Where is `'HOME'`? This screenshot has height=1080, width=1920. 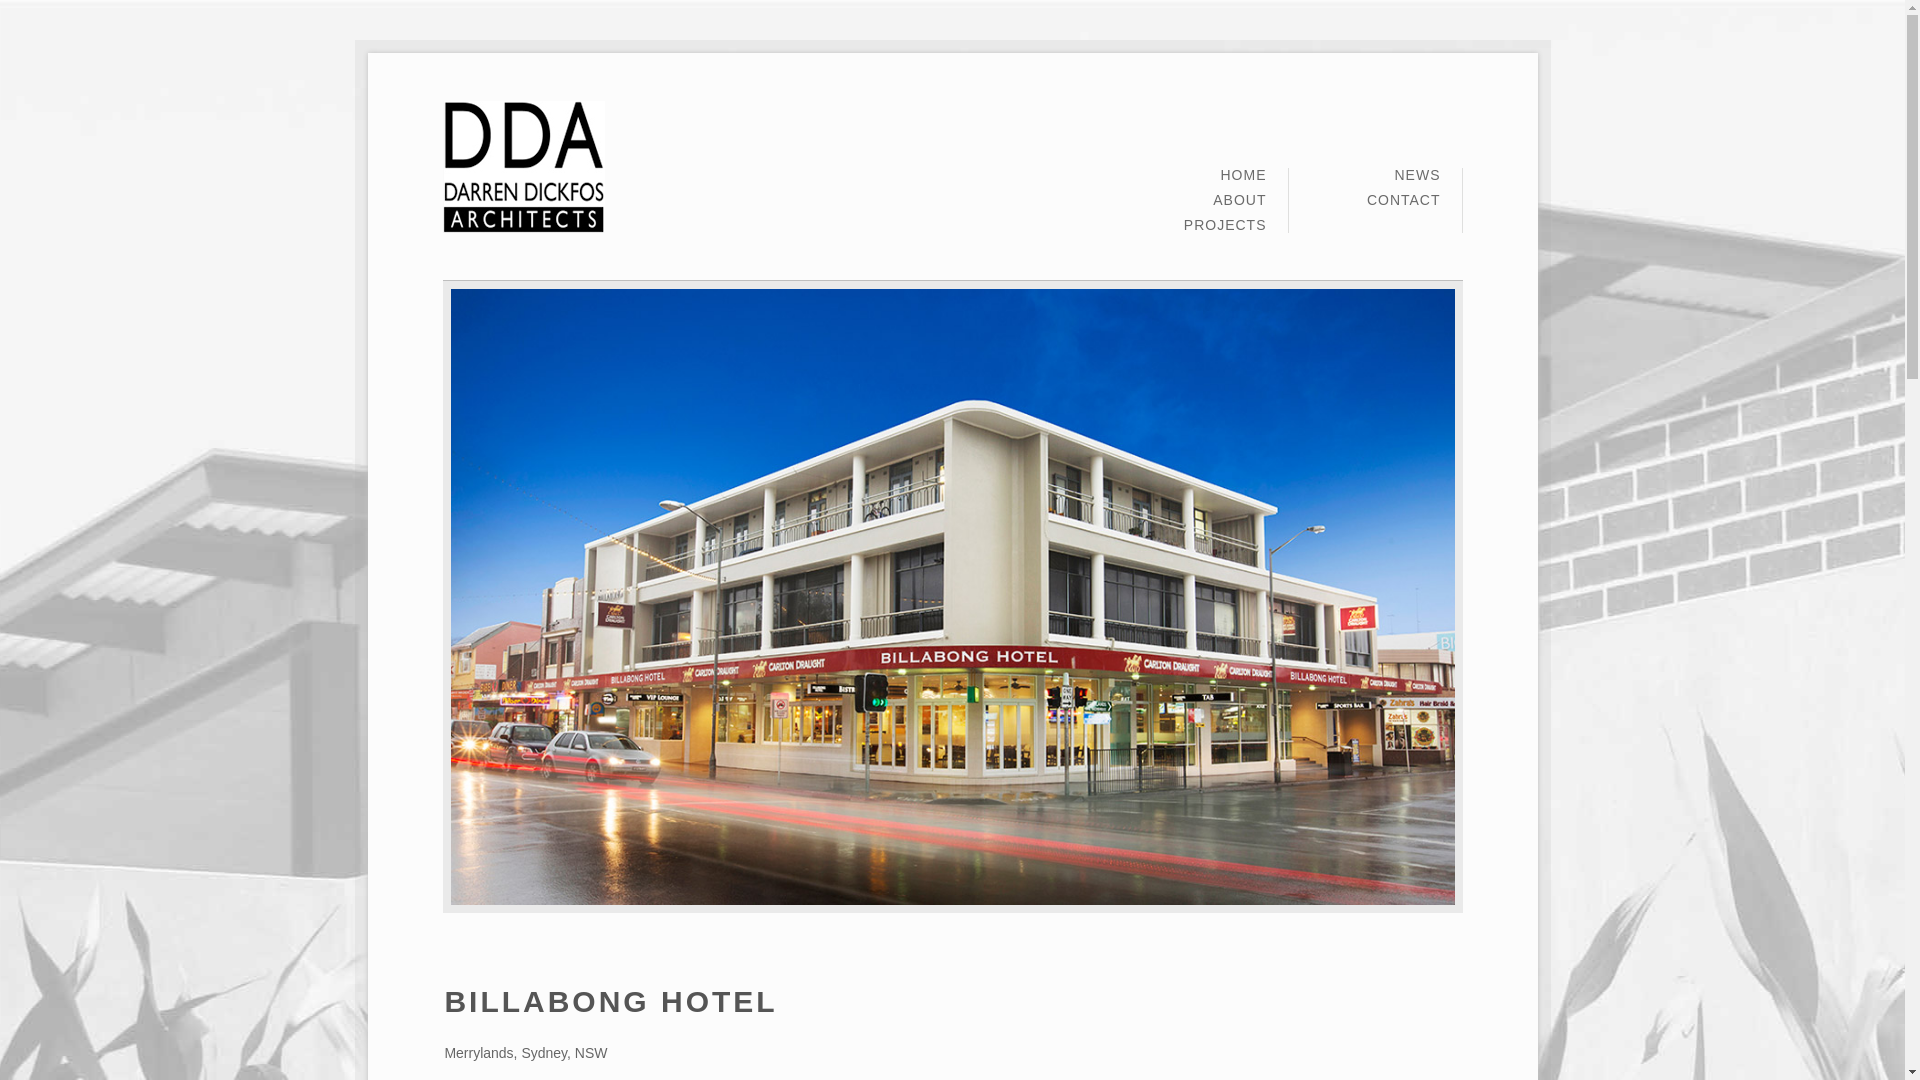
'HOME' is located at coordinates (1242, 180).